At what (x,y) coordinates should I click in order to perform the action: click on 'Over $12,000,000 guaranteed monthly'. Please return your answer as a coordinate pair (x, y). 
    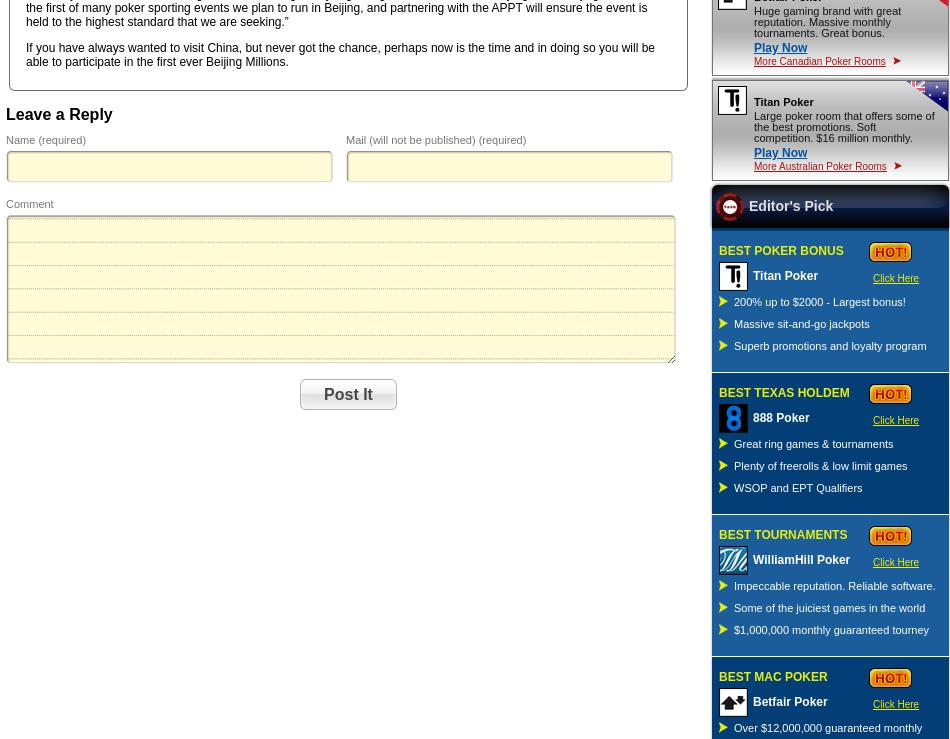
    Looking at the image, I should click on (827, 727).